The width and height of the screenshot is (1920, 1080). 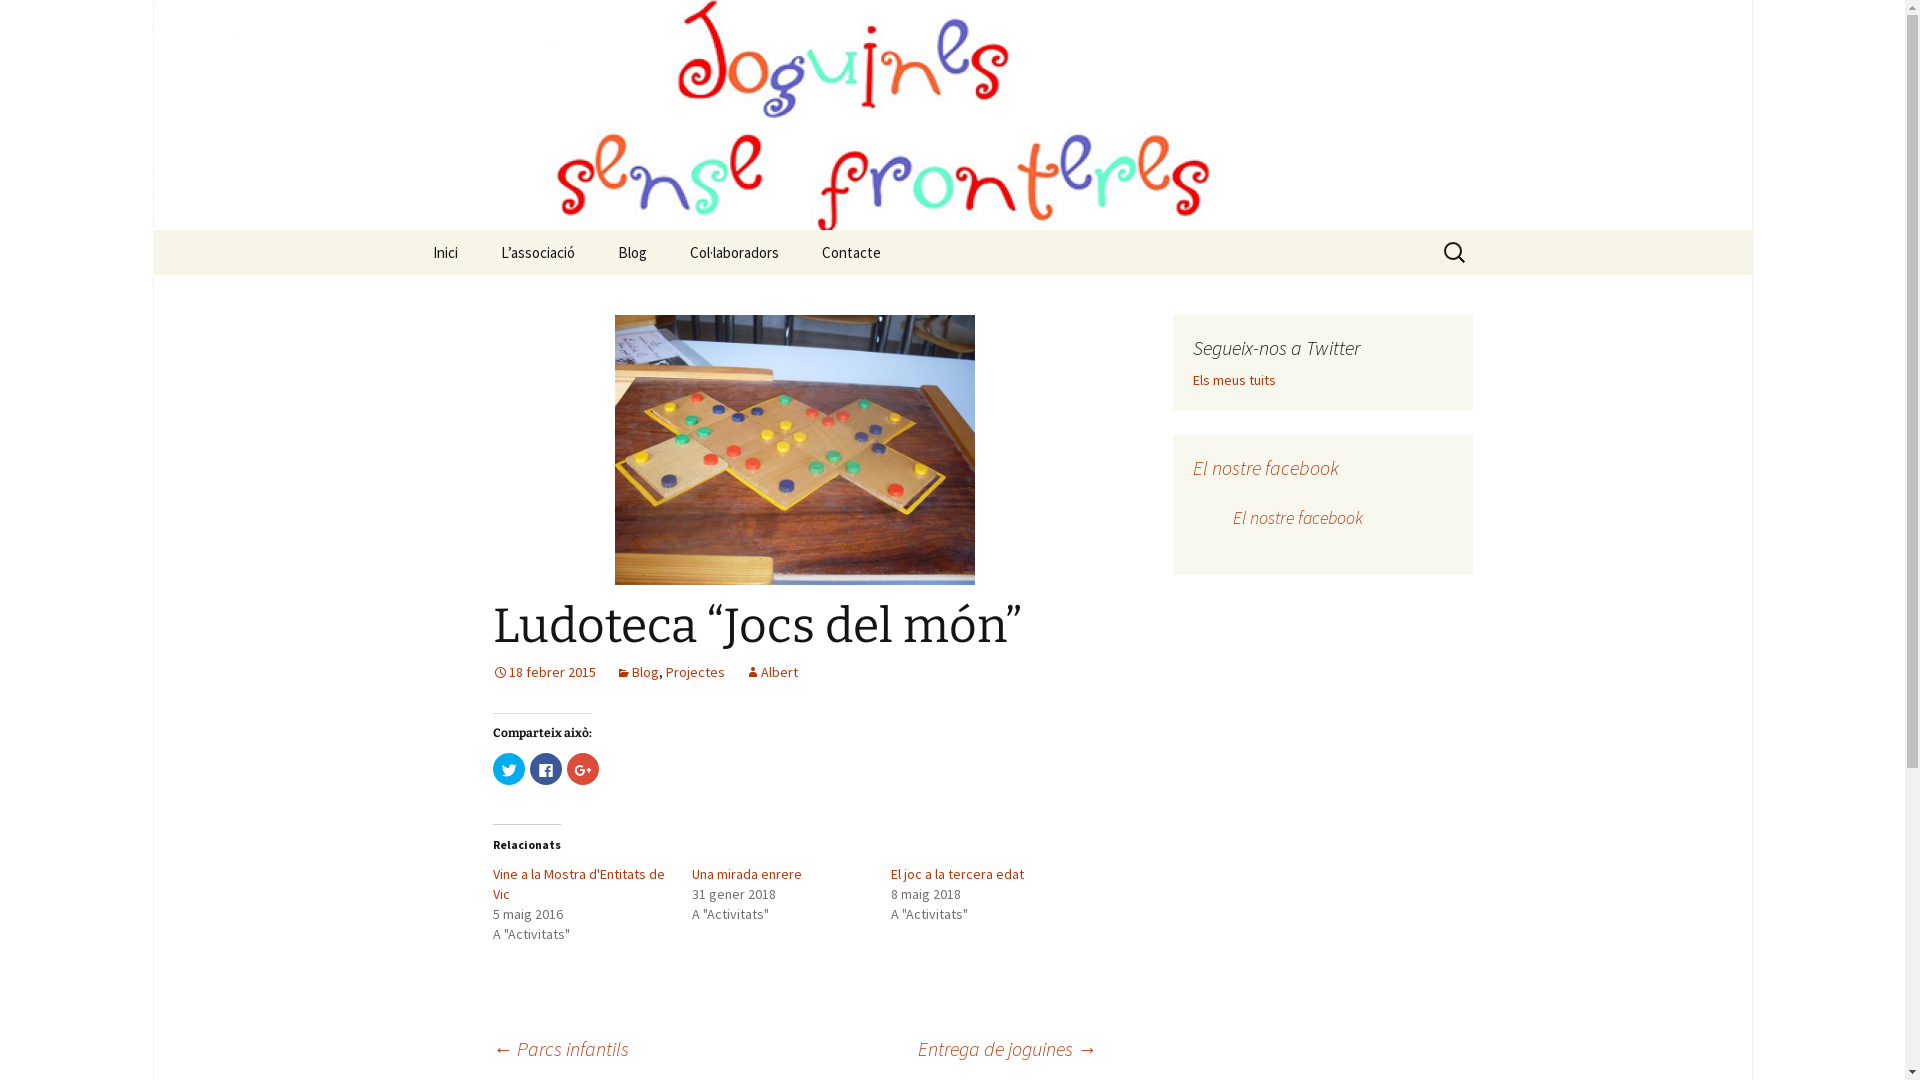 I want to click on 'Projectes', so click(x=666, y=671).